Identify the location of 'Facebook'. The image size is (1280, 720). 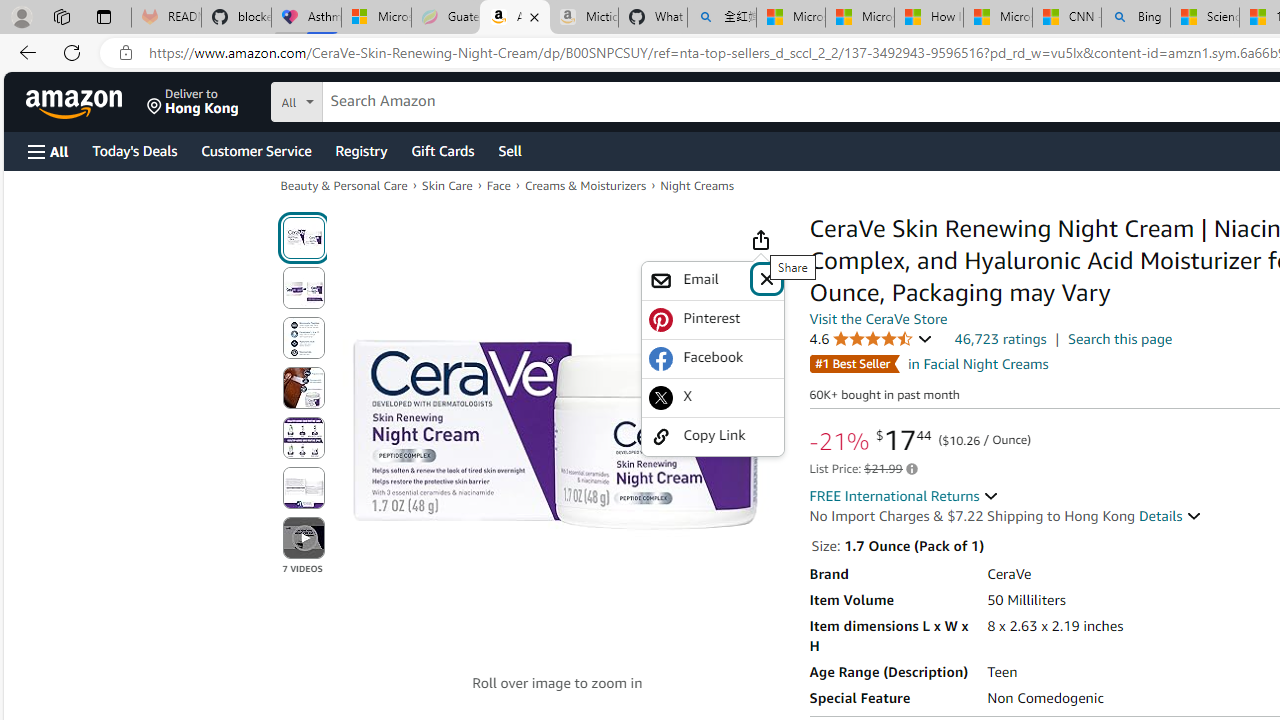
(712, 357).